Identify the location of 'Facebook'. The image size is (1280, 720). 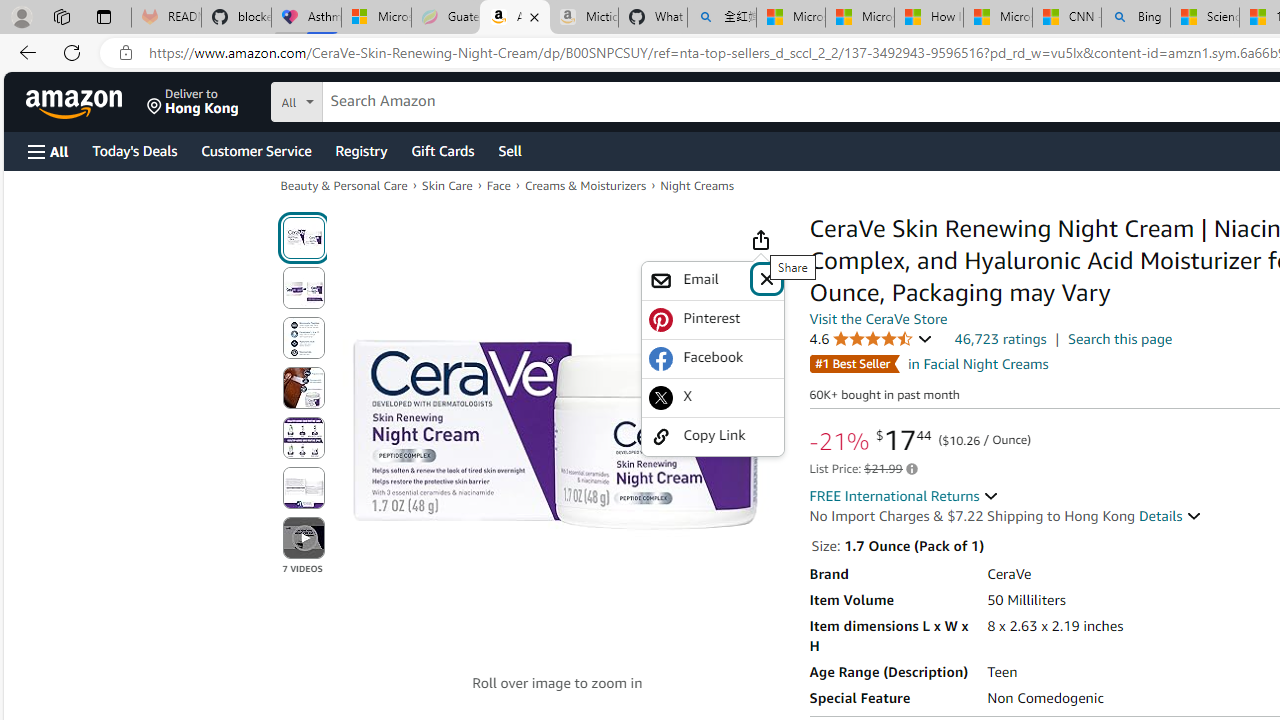
(712, 357).